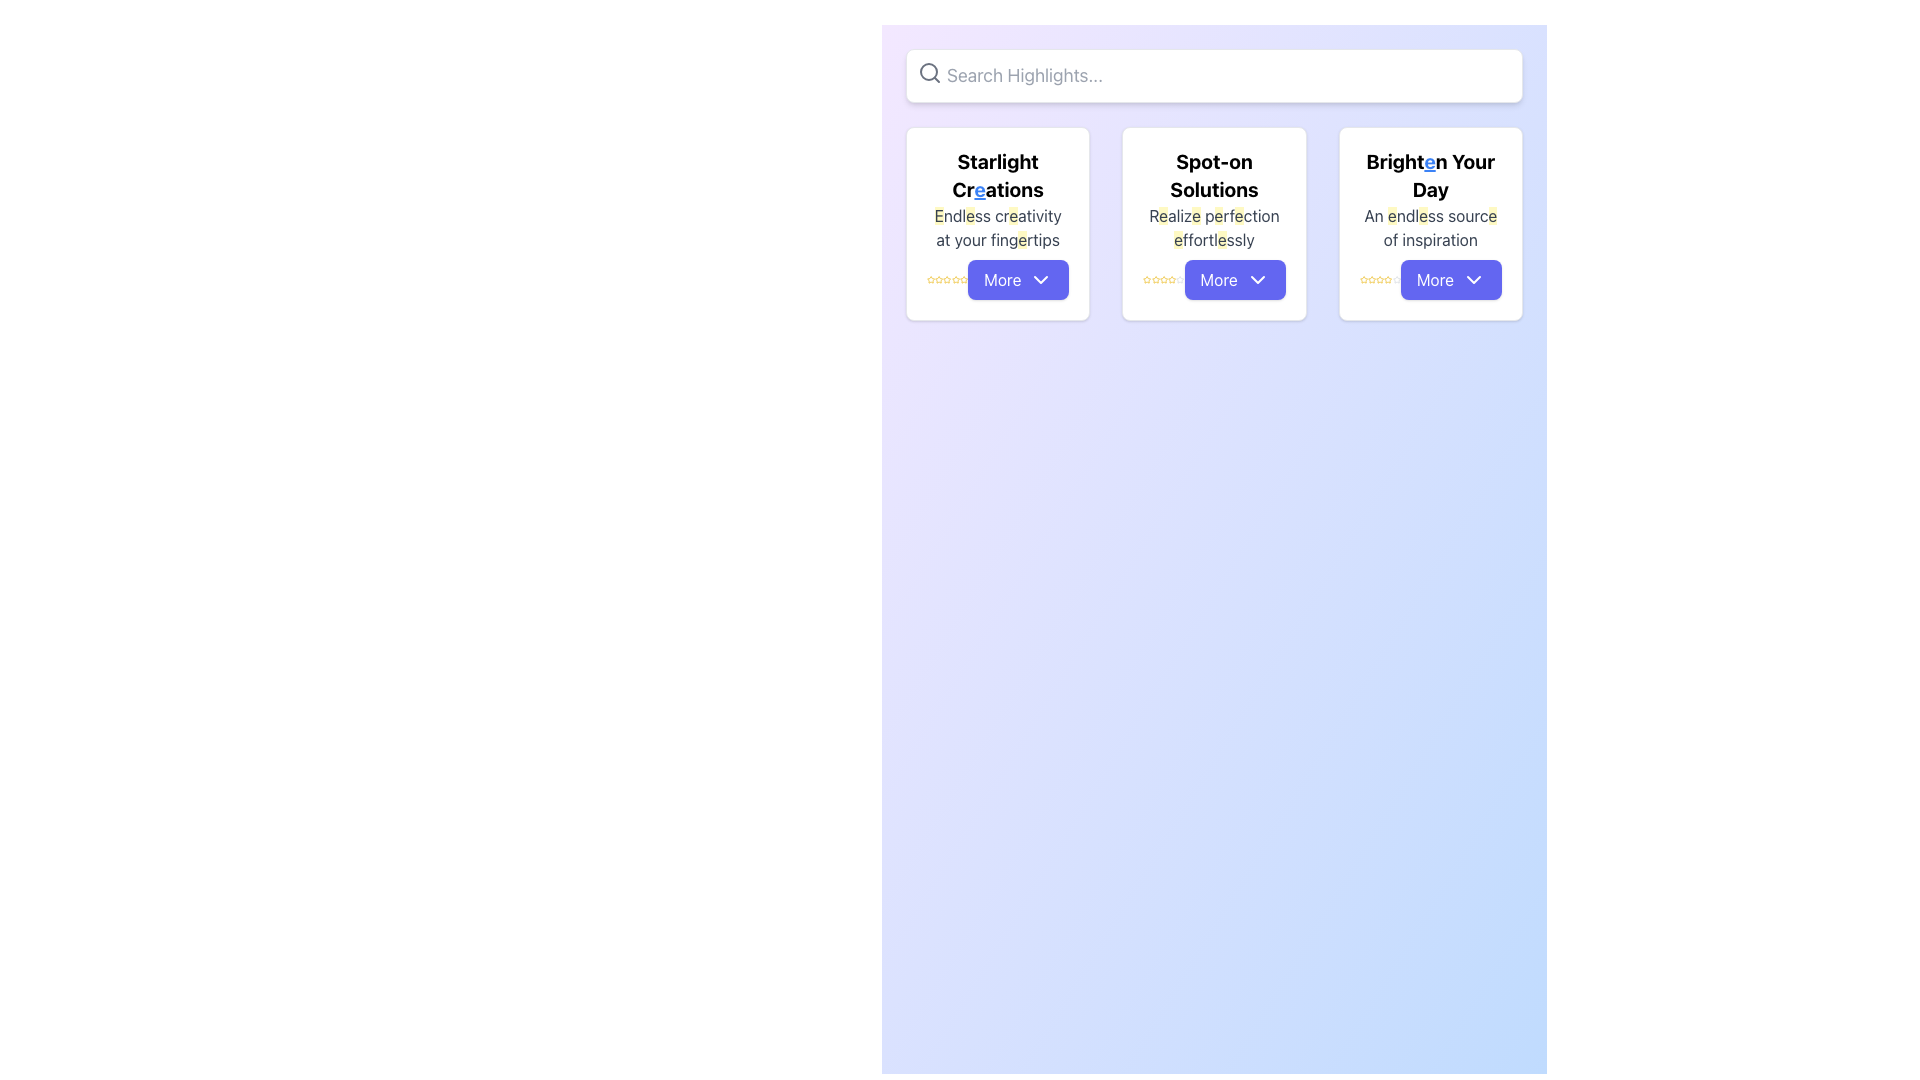 This screenshot has width=1920, height=1080. Describe the element at coordinates (1429, 175) in the screenshot. I see `the text block that prominently displays the phrase 'Brighten Your Day' in bold, large font, located centrally at the top of the third card in a set of three horizontally aligned cards` at that location.